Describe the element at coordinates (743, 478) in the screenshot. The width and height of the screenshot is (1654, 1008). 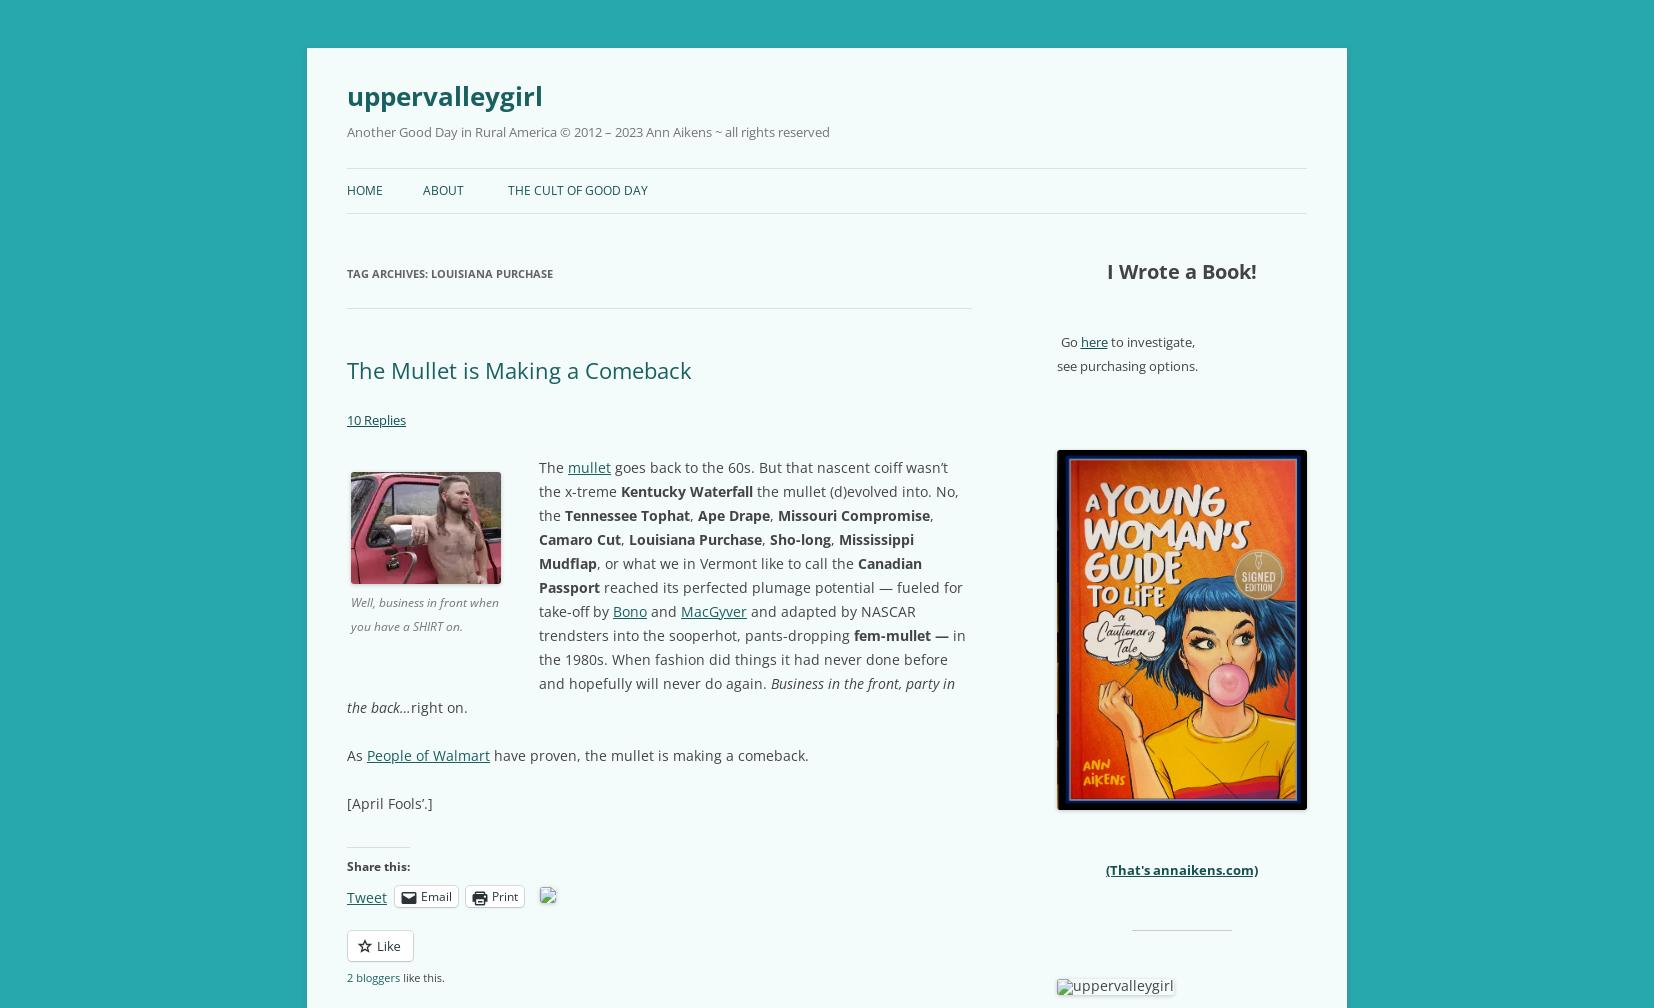
I see `'goes back to the 60s. But that nascent coiff wasn’t the x-treme'` at that location.